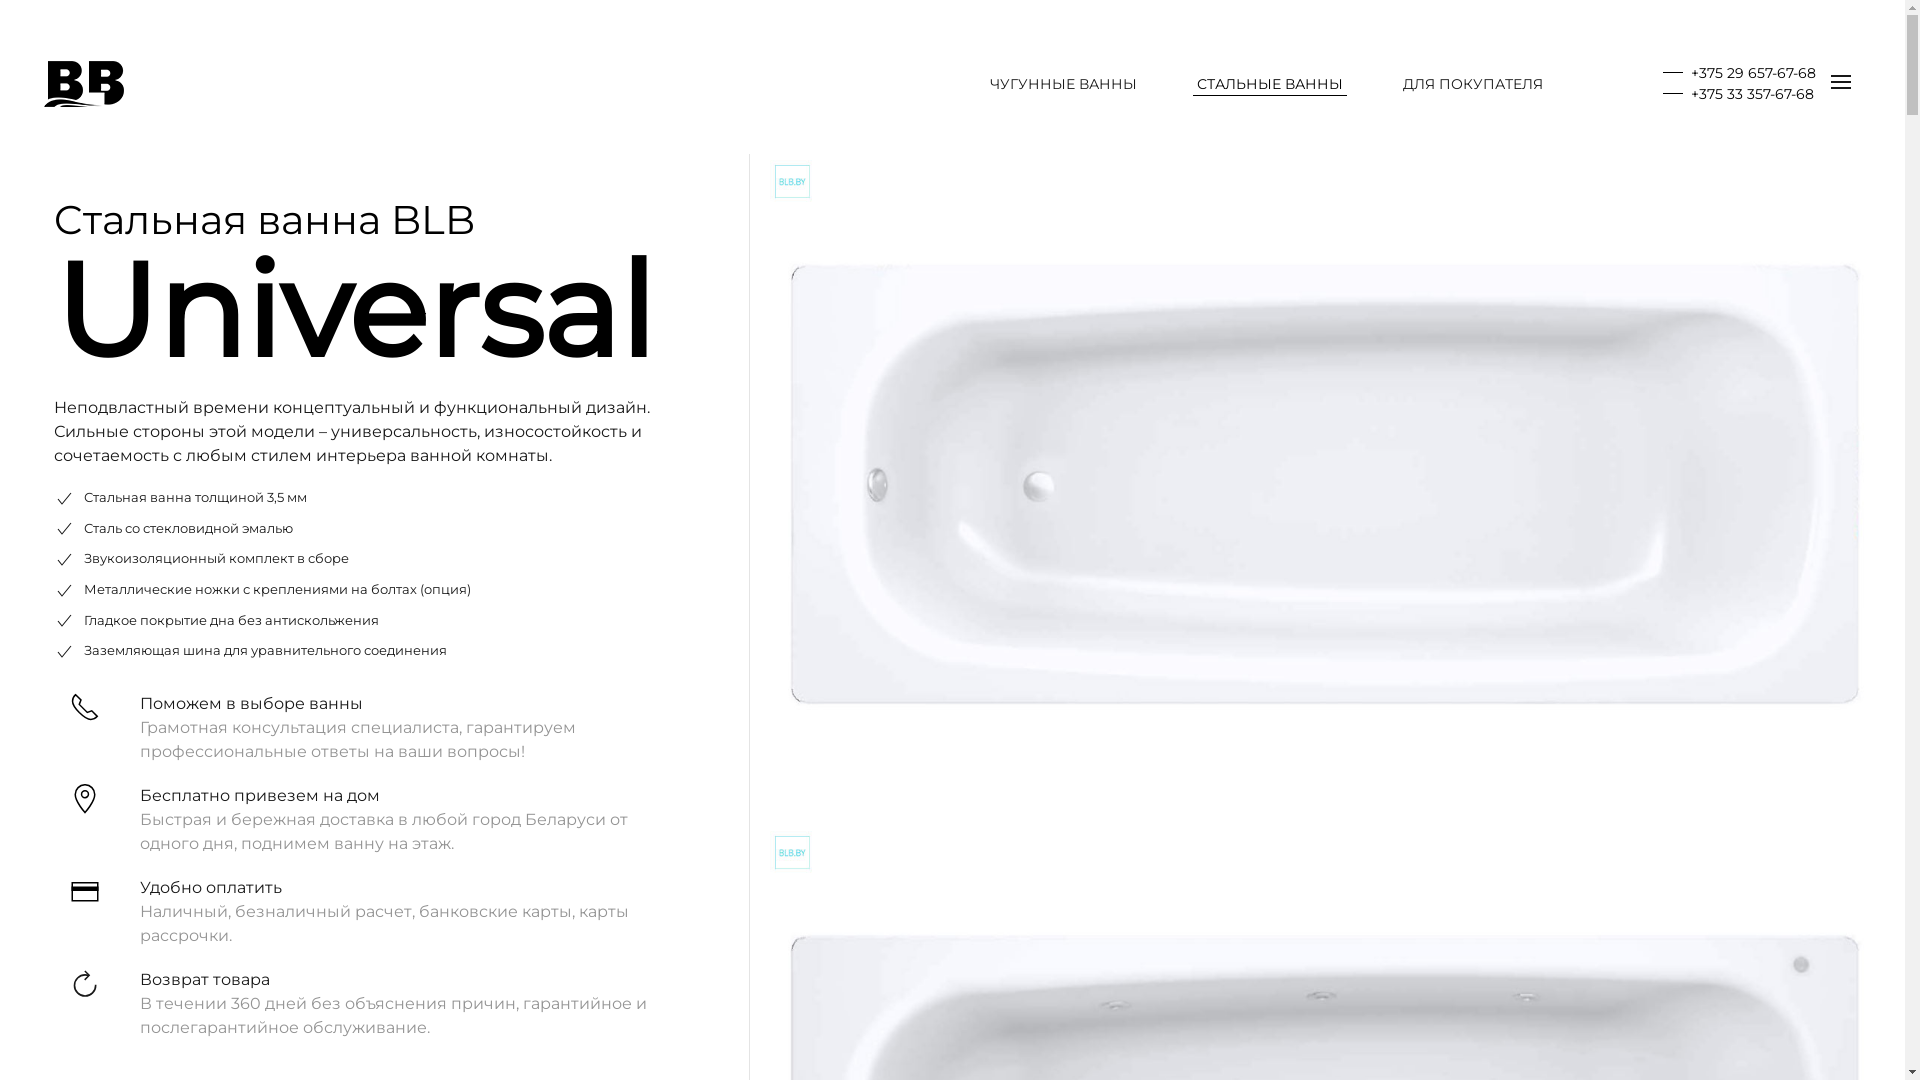  I want to click on '+375 29 657-67-68', so click(1662, 72).